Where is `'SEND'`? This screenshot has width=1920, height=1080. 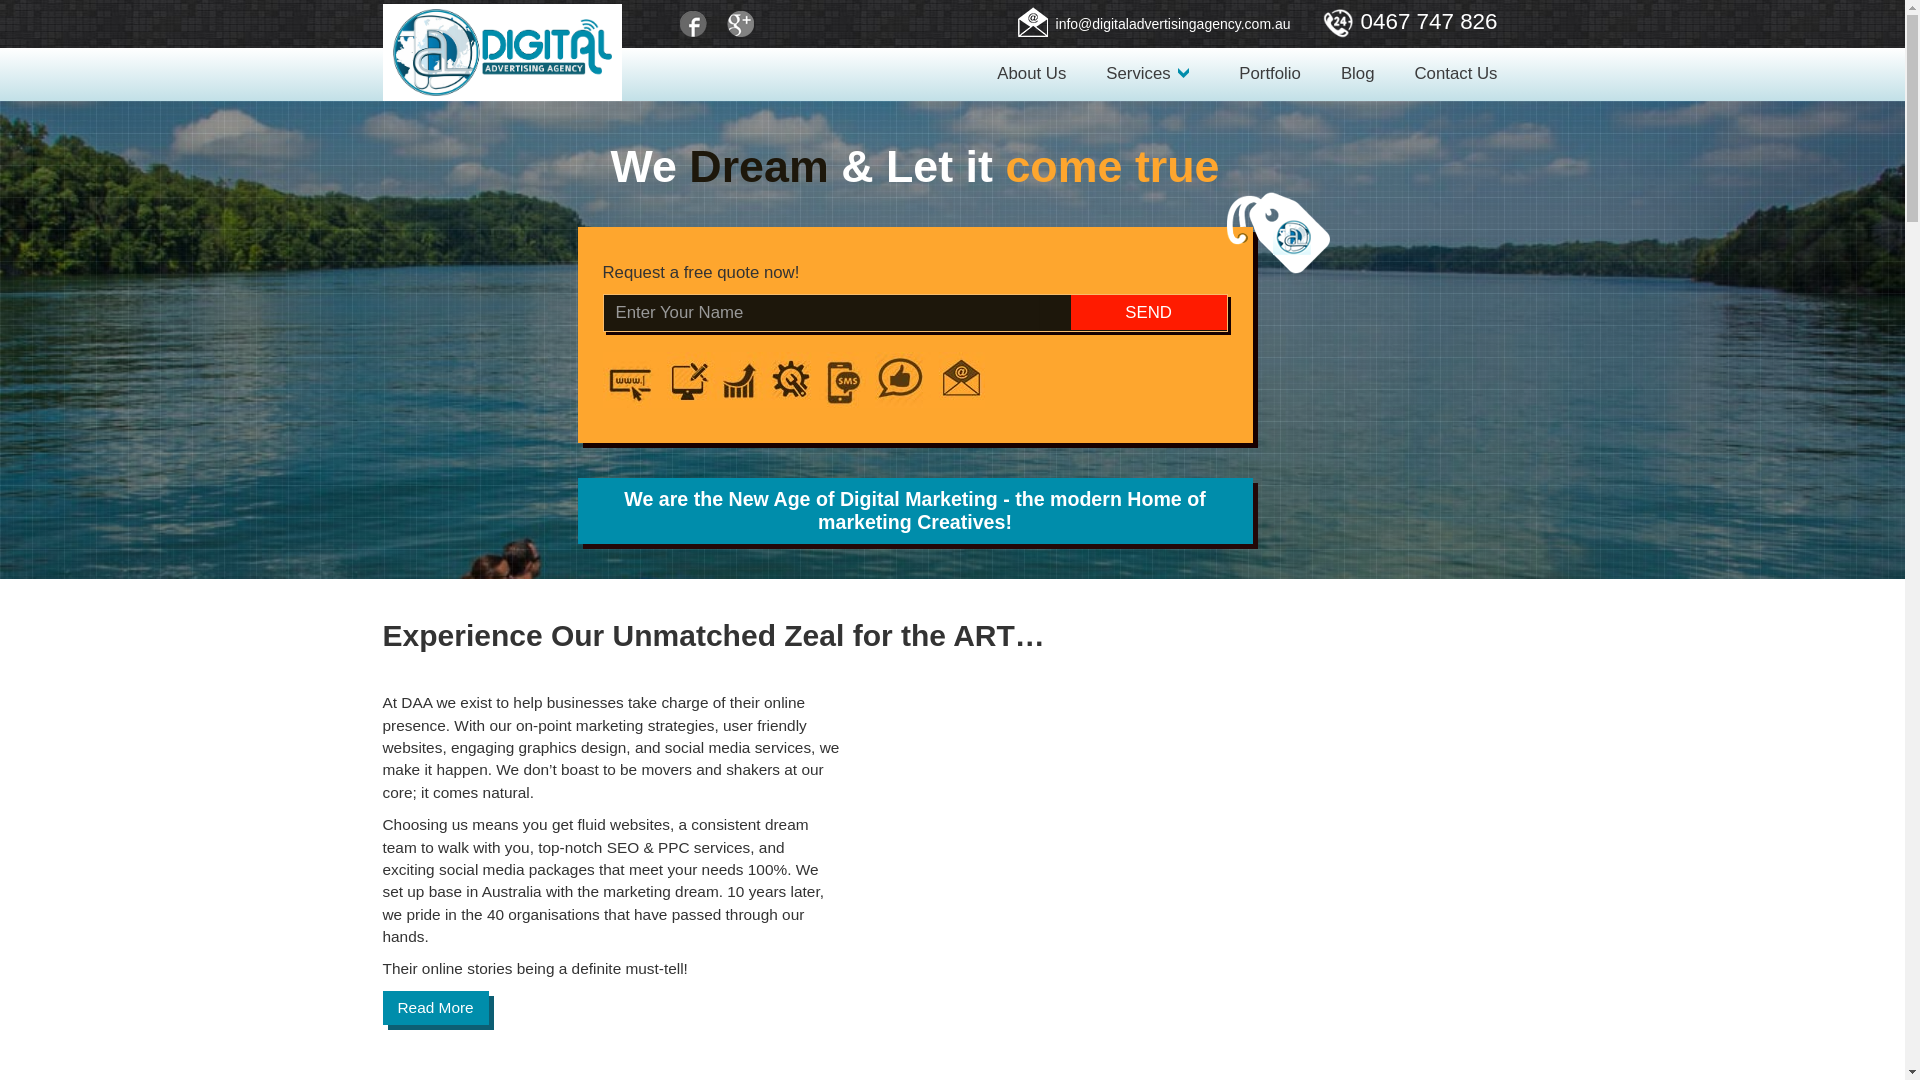
'SEND' is located at coordinates (1148, 312).